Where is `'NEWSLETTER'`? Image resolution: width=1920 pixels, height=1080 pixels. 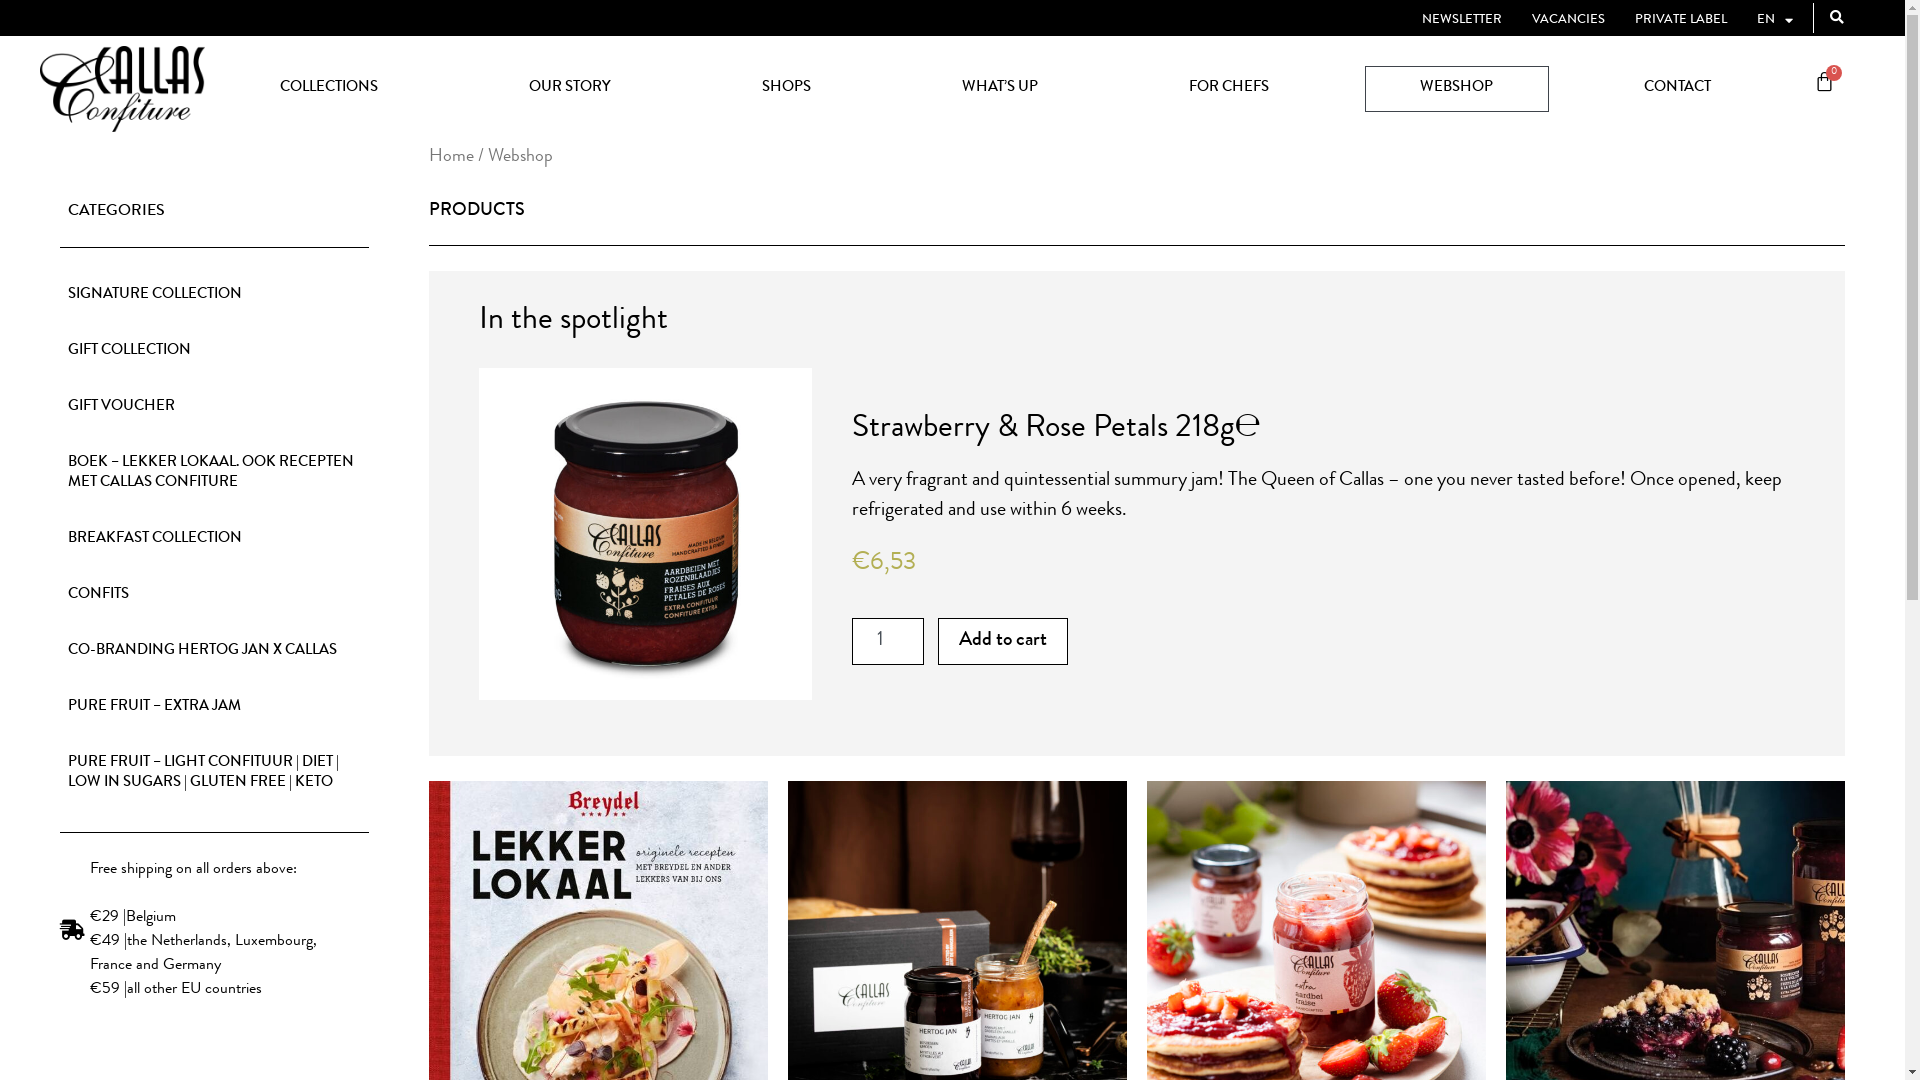
'NEWSLETTER' is located at coordinates (1462, 20).